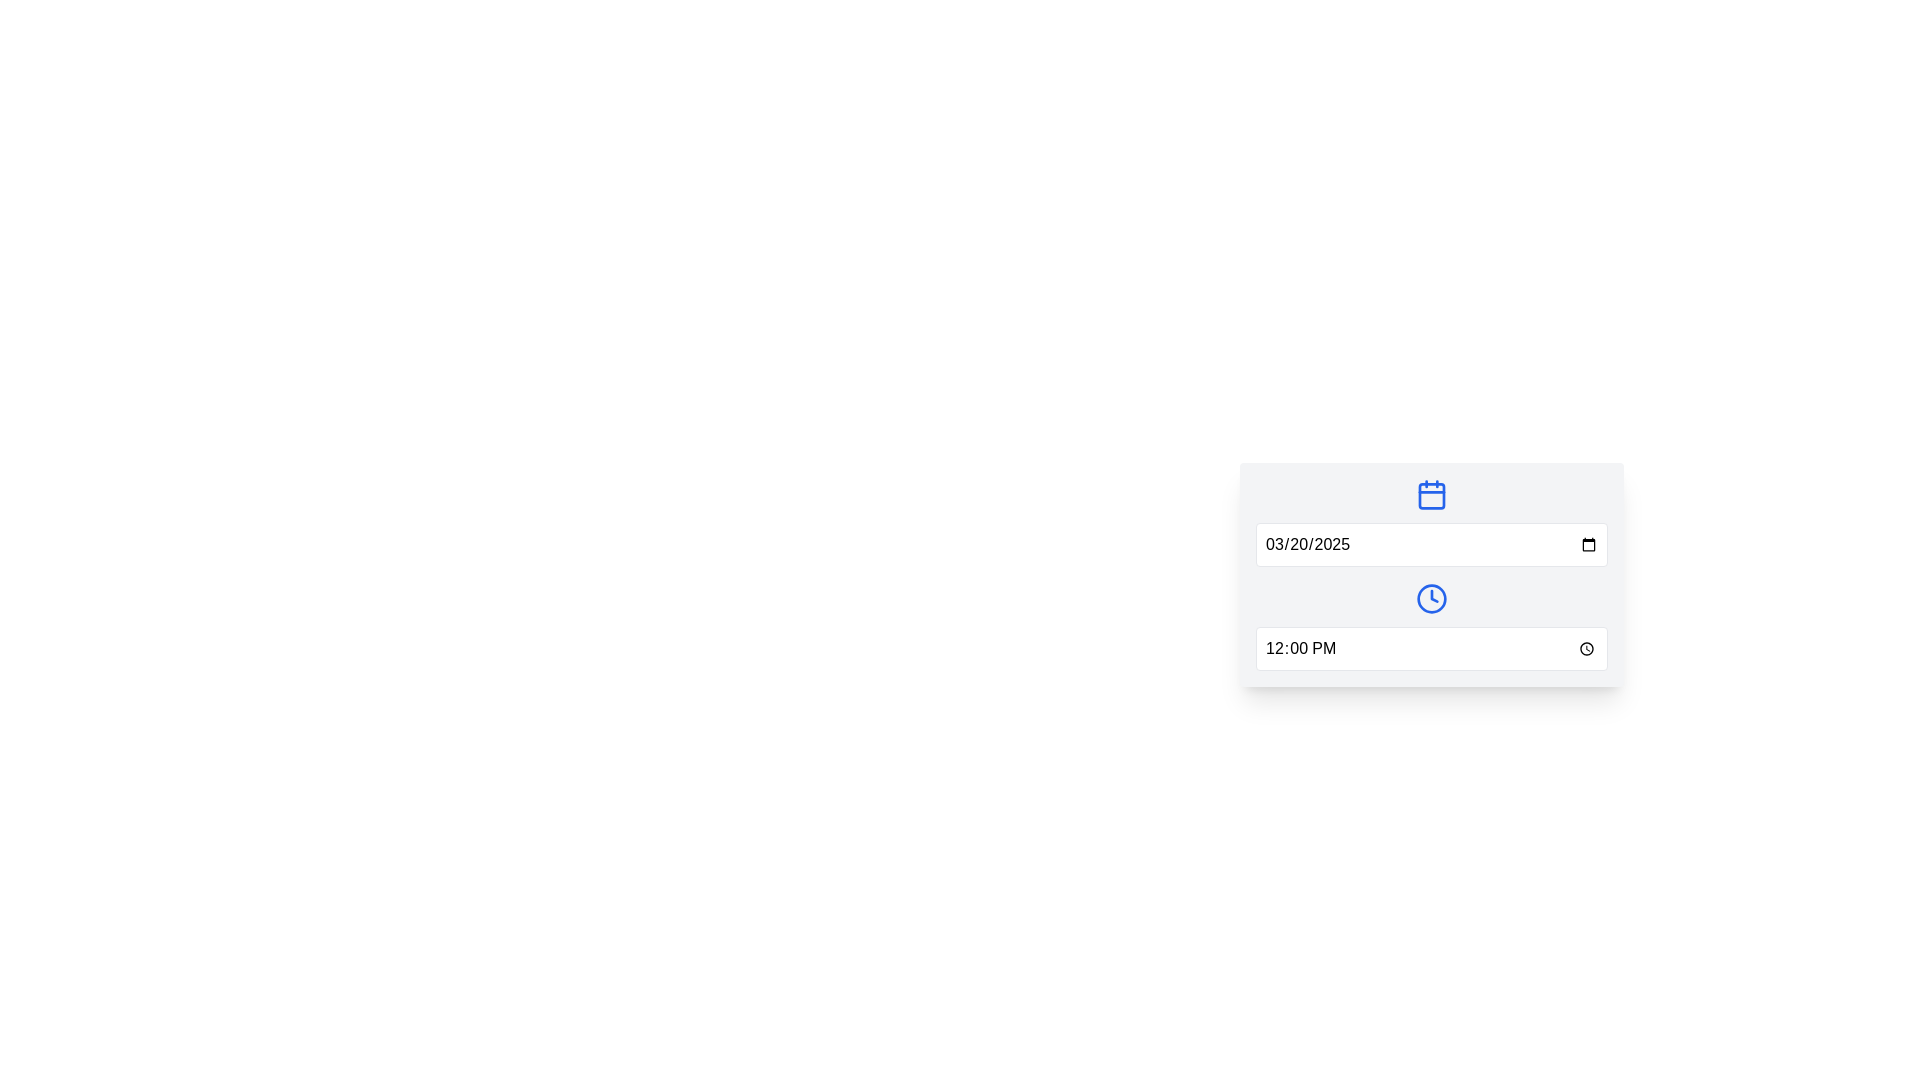 This screenshot has width=1920, height=1080. I want to click on the main body of the calendar icon located at the top center of the card-like structure, so click(1430, 495).